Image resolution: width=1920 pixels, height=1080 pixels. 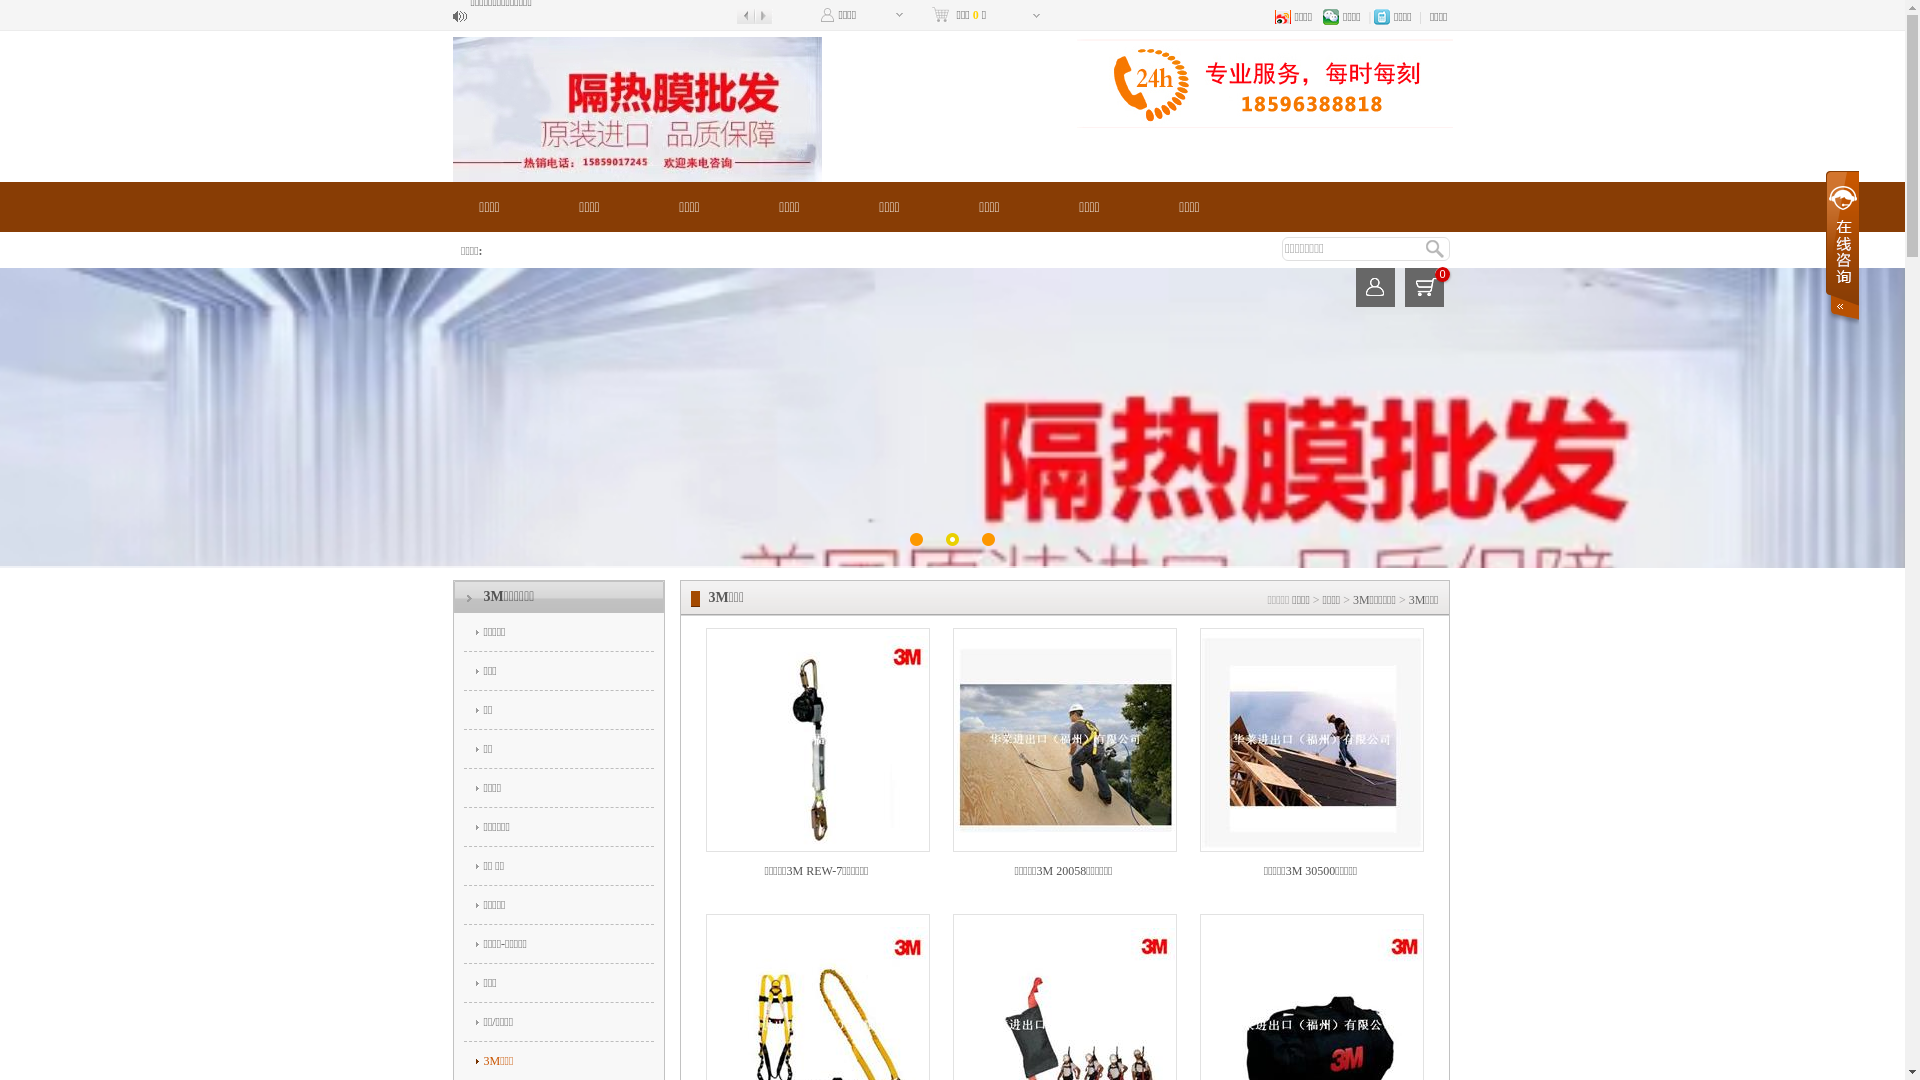 What do you see at coordinates (1262, 81) in the screenshot?
I see `'hotline'` at bounding box center [1262, 81].